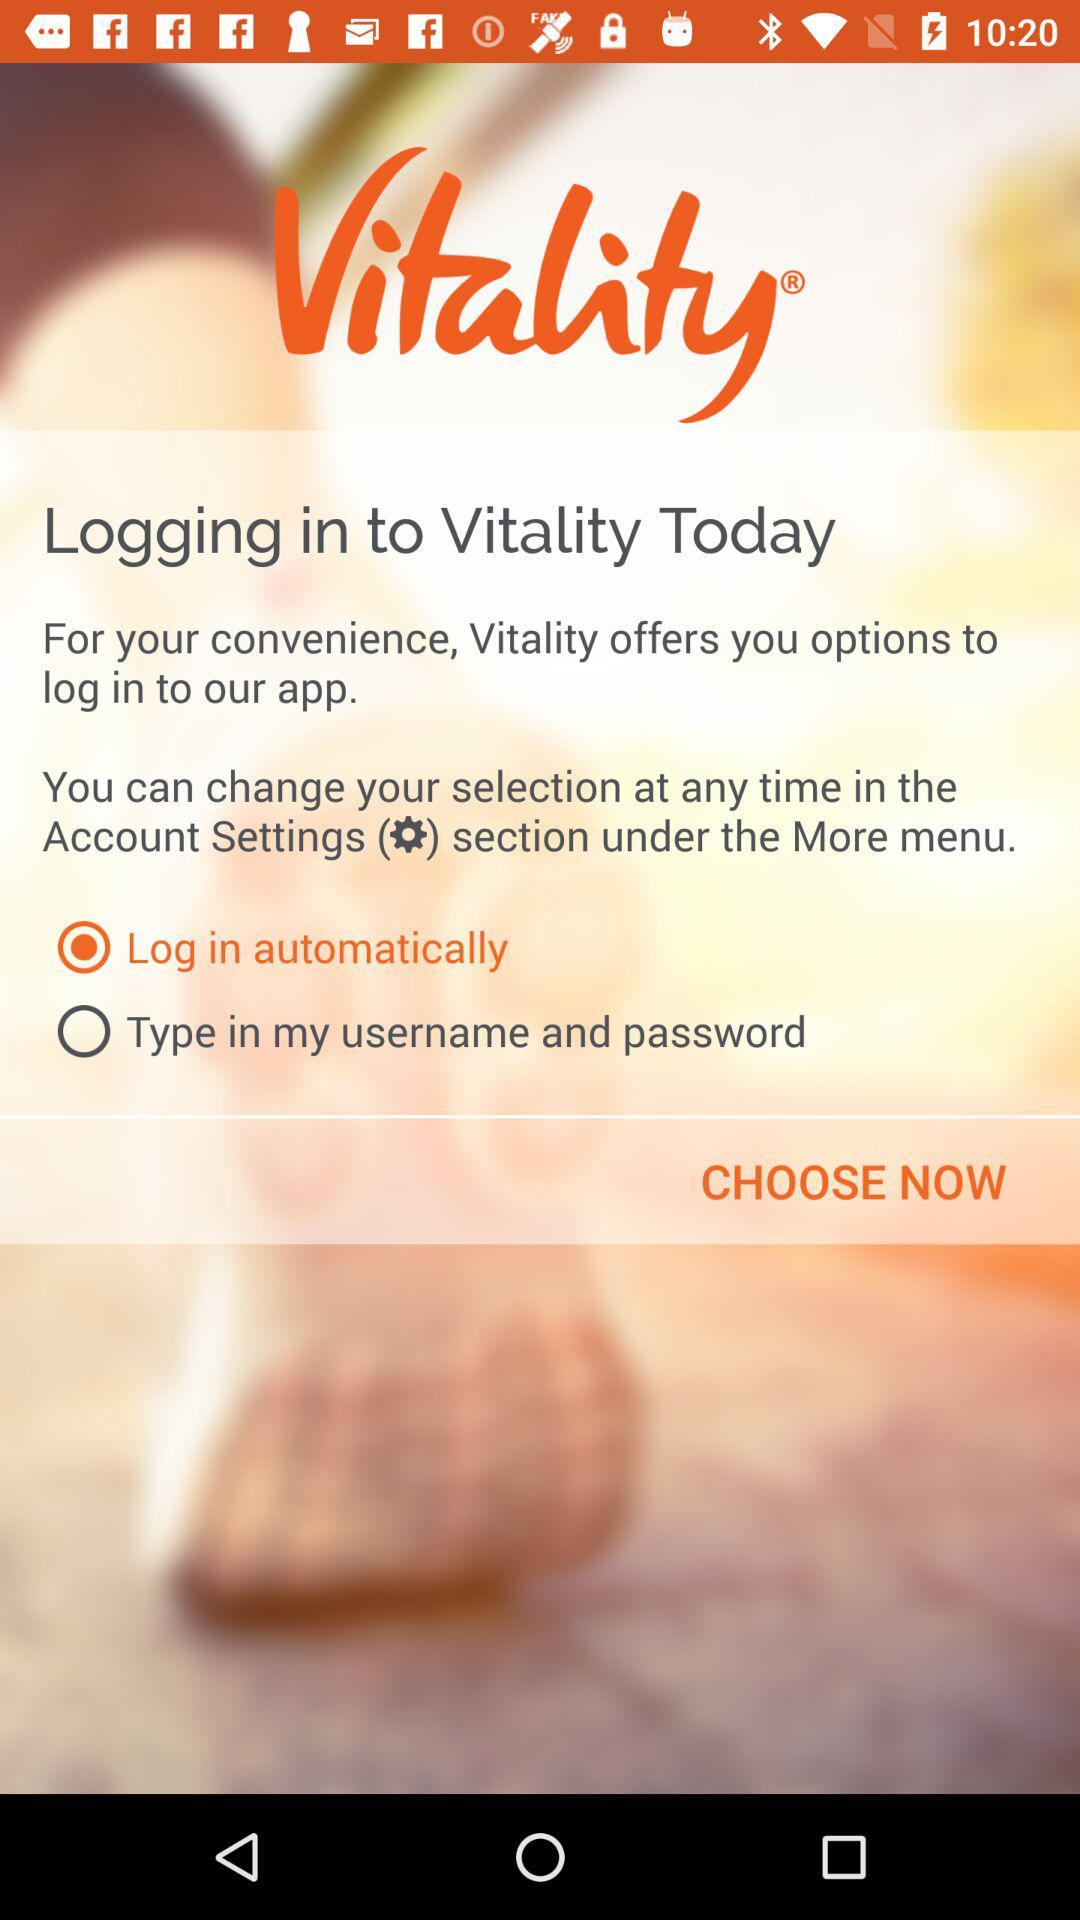 Image resolution: width=1080 pixels, height=1920 pixels. Describe the element at coordinates (853, 1181) in the screenshot. I see `the choose now item` at that location.